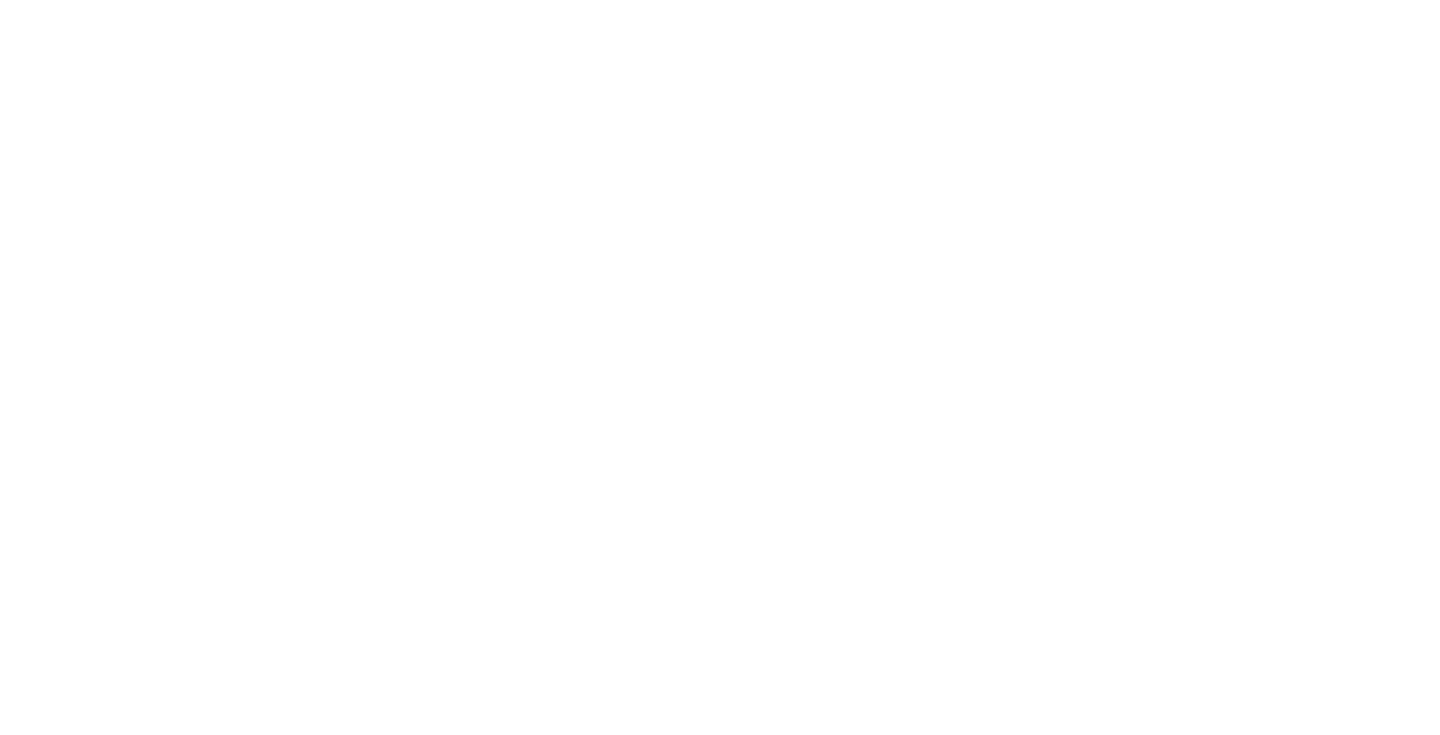 Image resolution: width=1440 pixels, height=735 pixels. What do you see at coordinates (755, 105) in the screenshot?
I see `'Alumni & Friends'` at bounding box center [755, 105].